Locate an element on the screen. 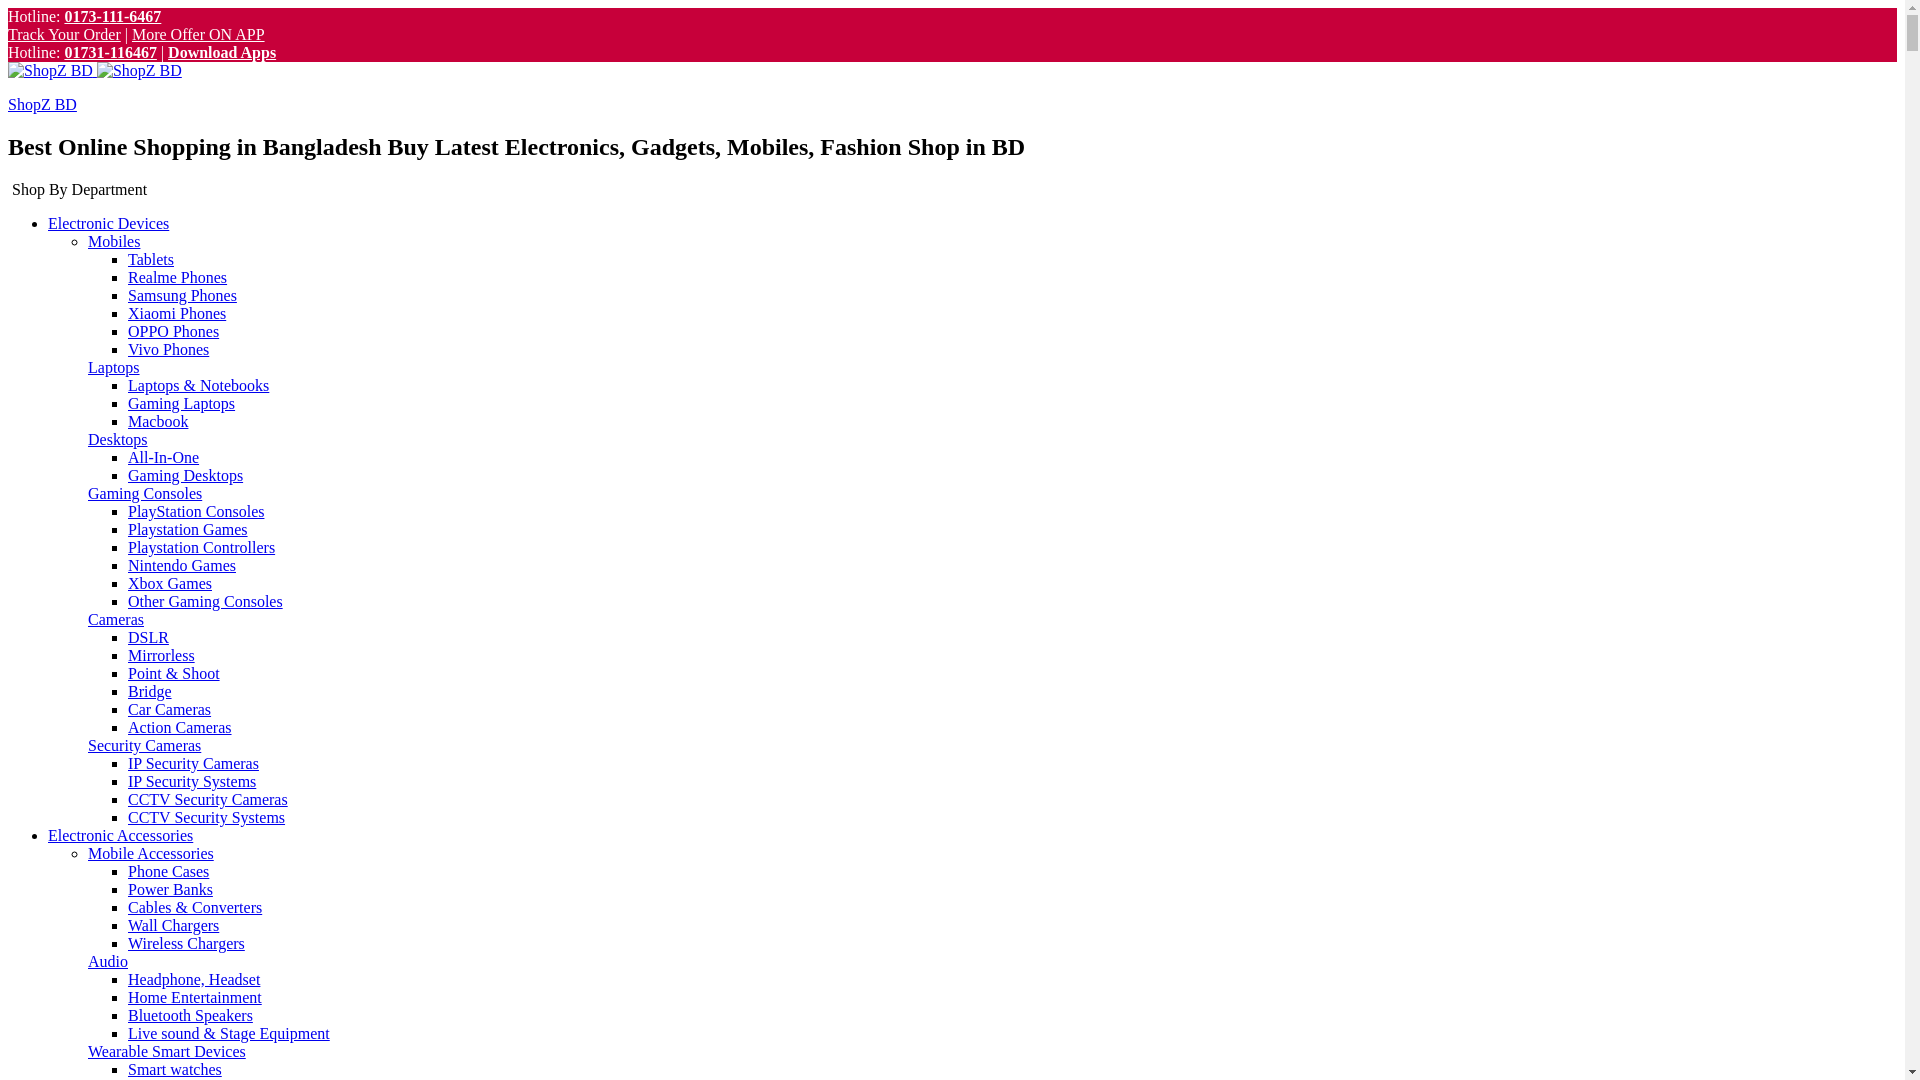 This screenshot has width=1920, height=1080. 'More Offer ON APP' is located at coordinates (198, 34).